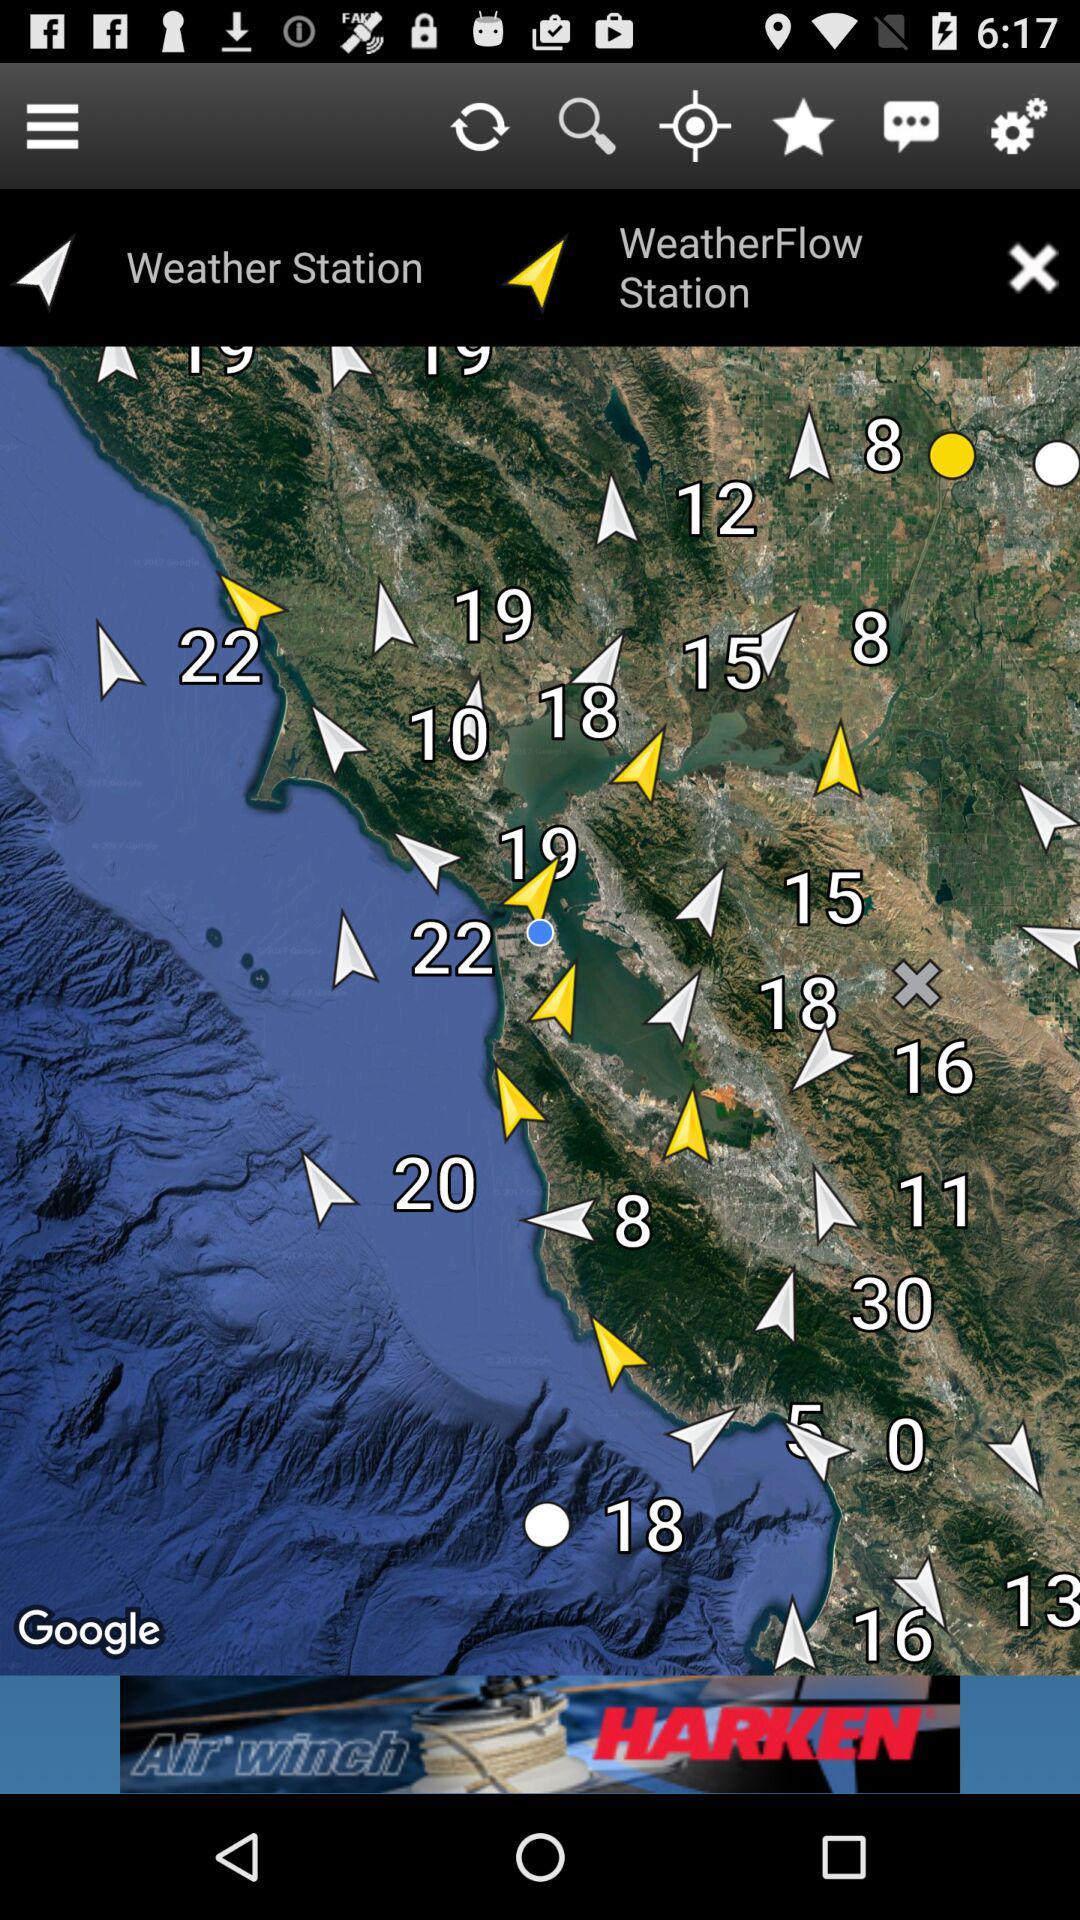  What do you see at coordinates (540, 1733) in the screenshot?
I see `clickable advertisement` at bounding box center [540, 1733].